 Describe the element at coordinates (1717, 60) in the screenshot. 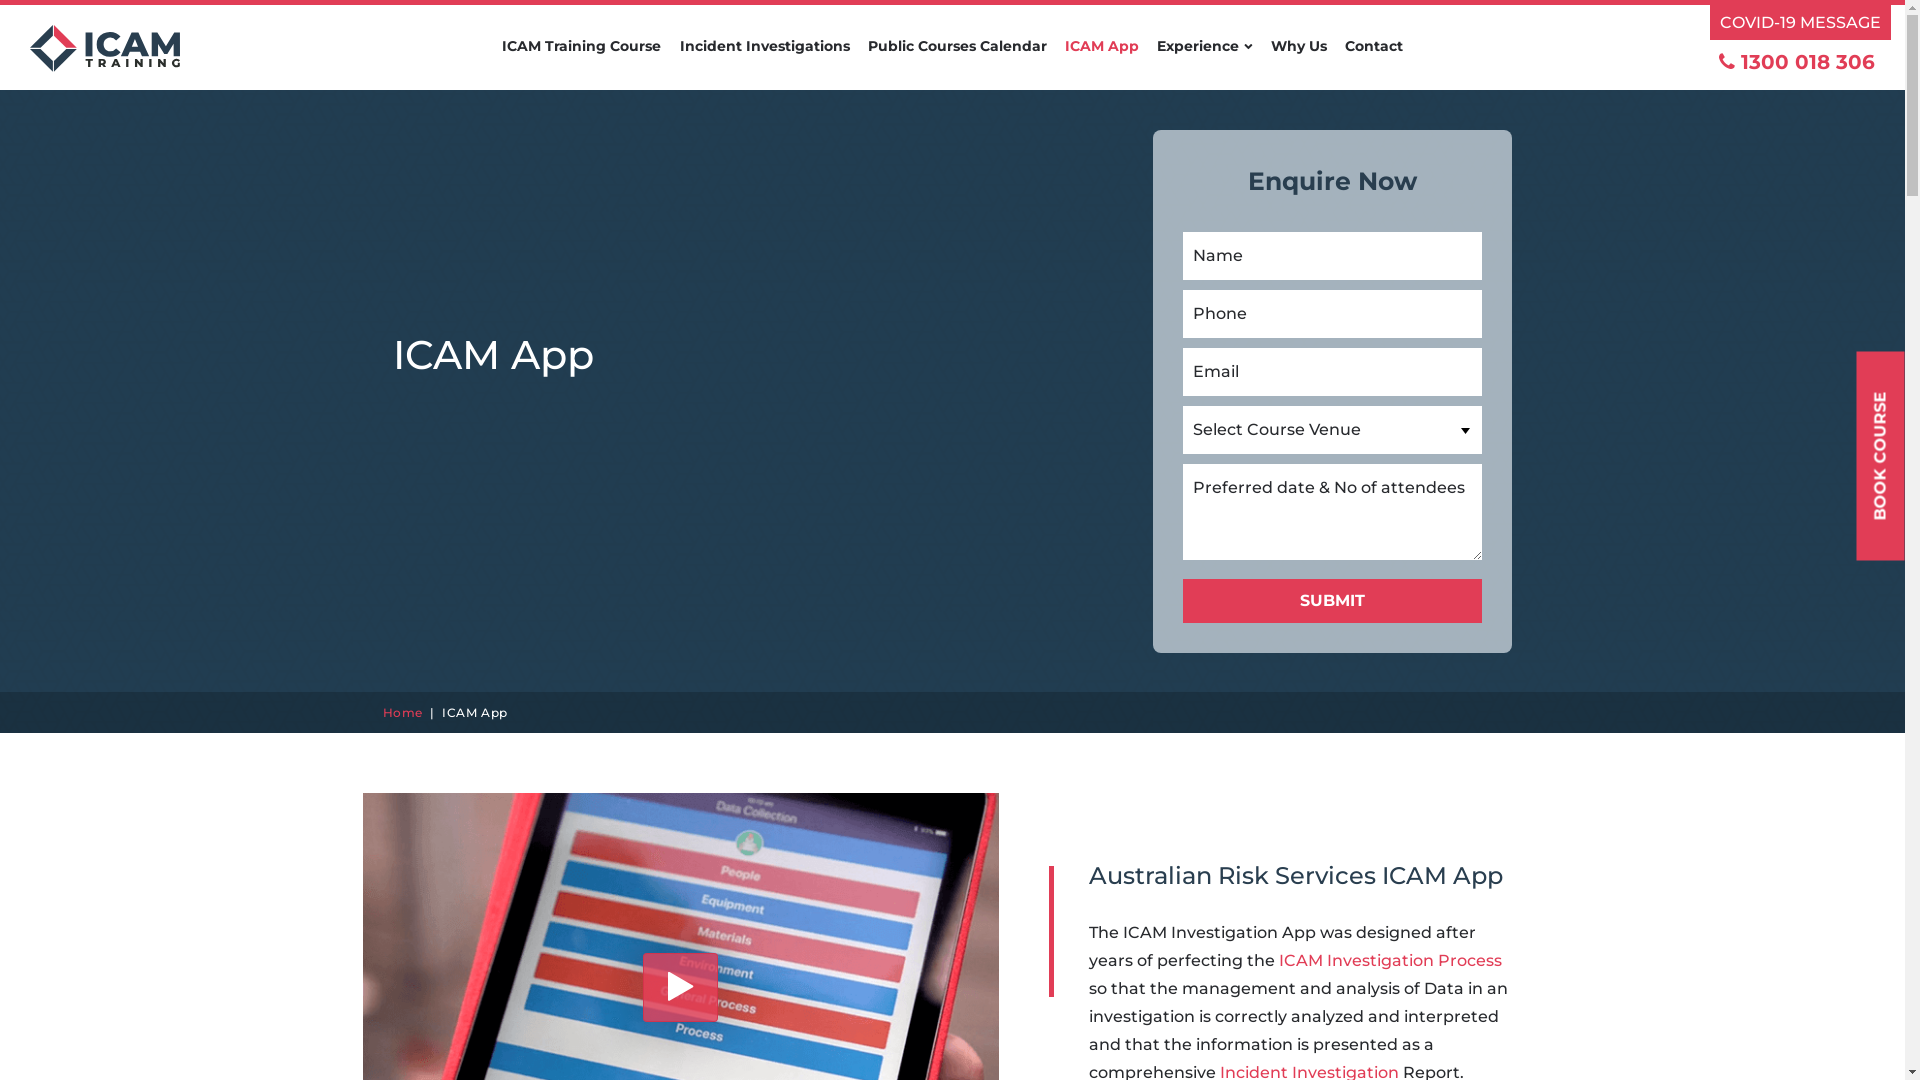

I see `'1300 018 306'` at that location.